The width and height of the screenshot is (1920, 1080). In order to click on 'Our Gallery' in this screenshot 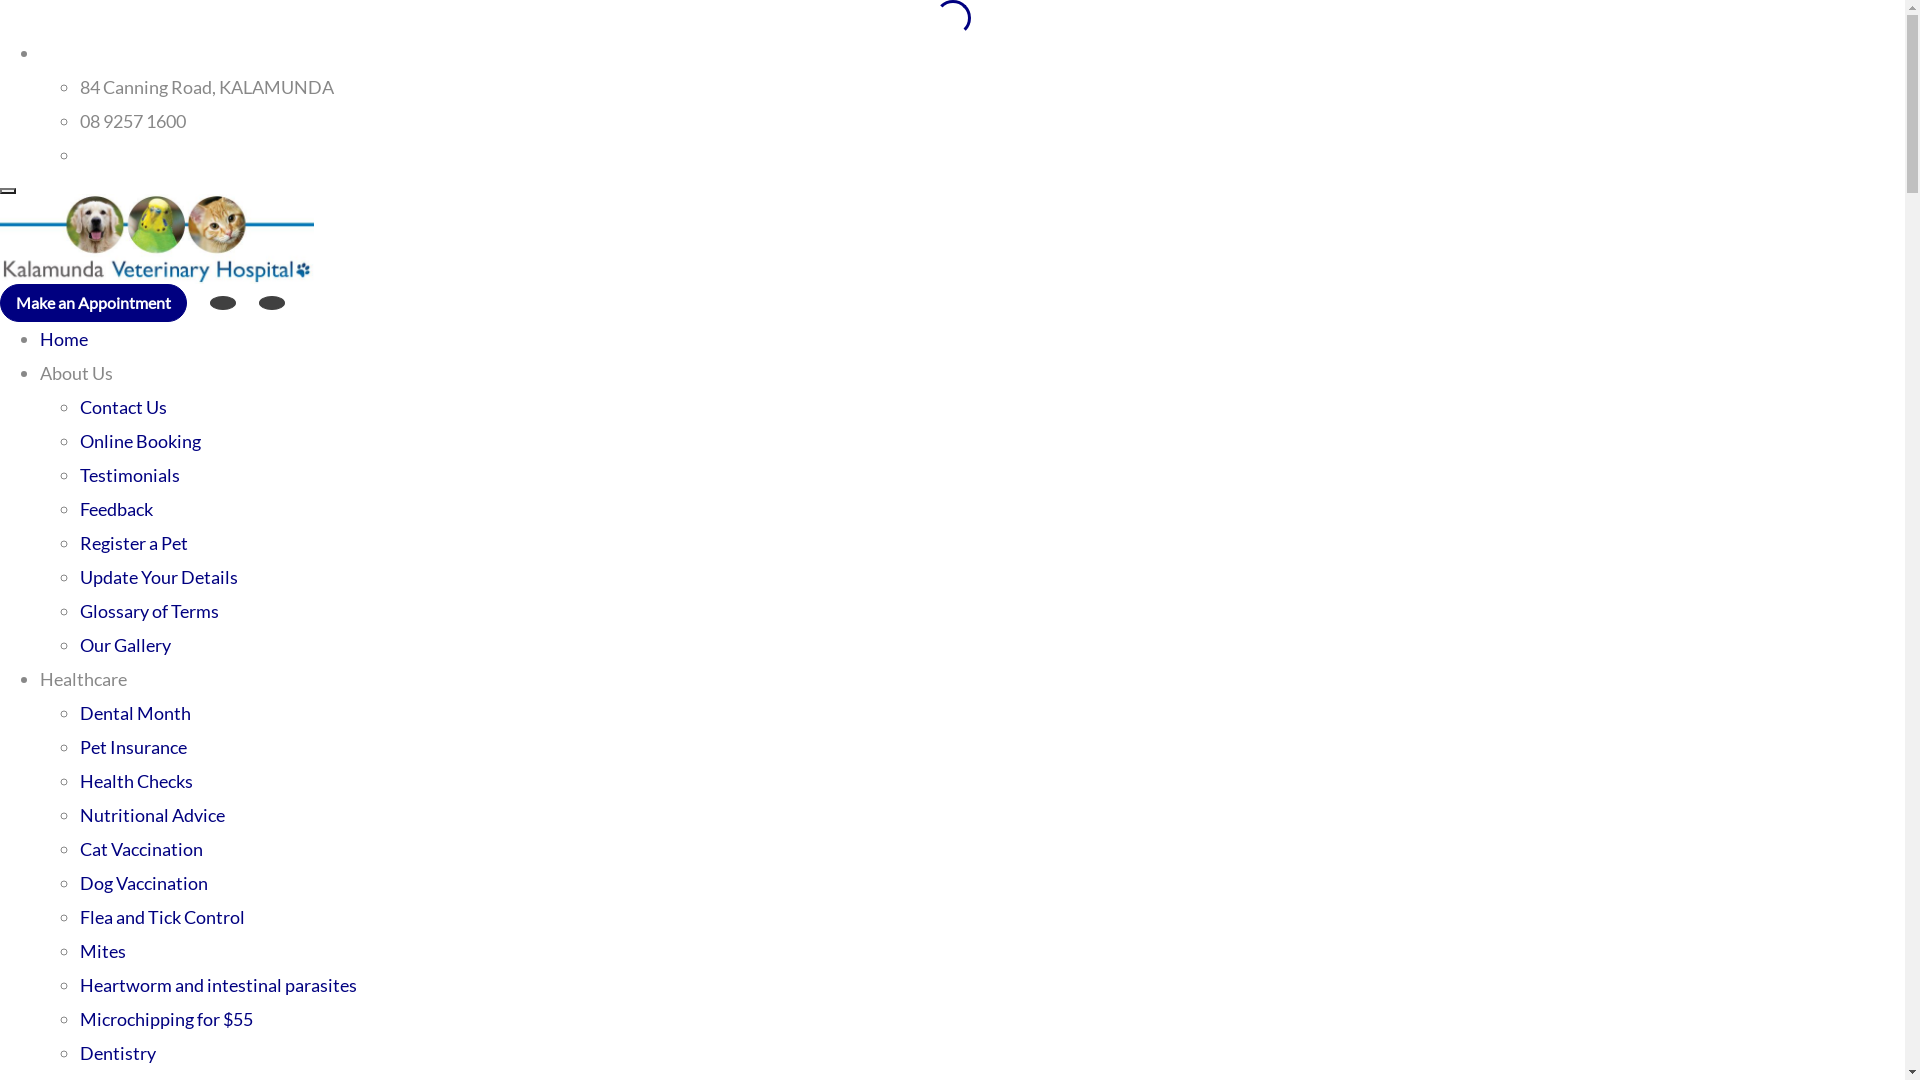, I will do `click(124, 644)`.